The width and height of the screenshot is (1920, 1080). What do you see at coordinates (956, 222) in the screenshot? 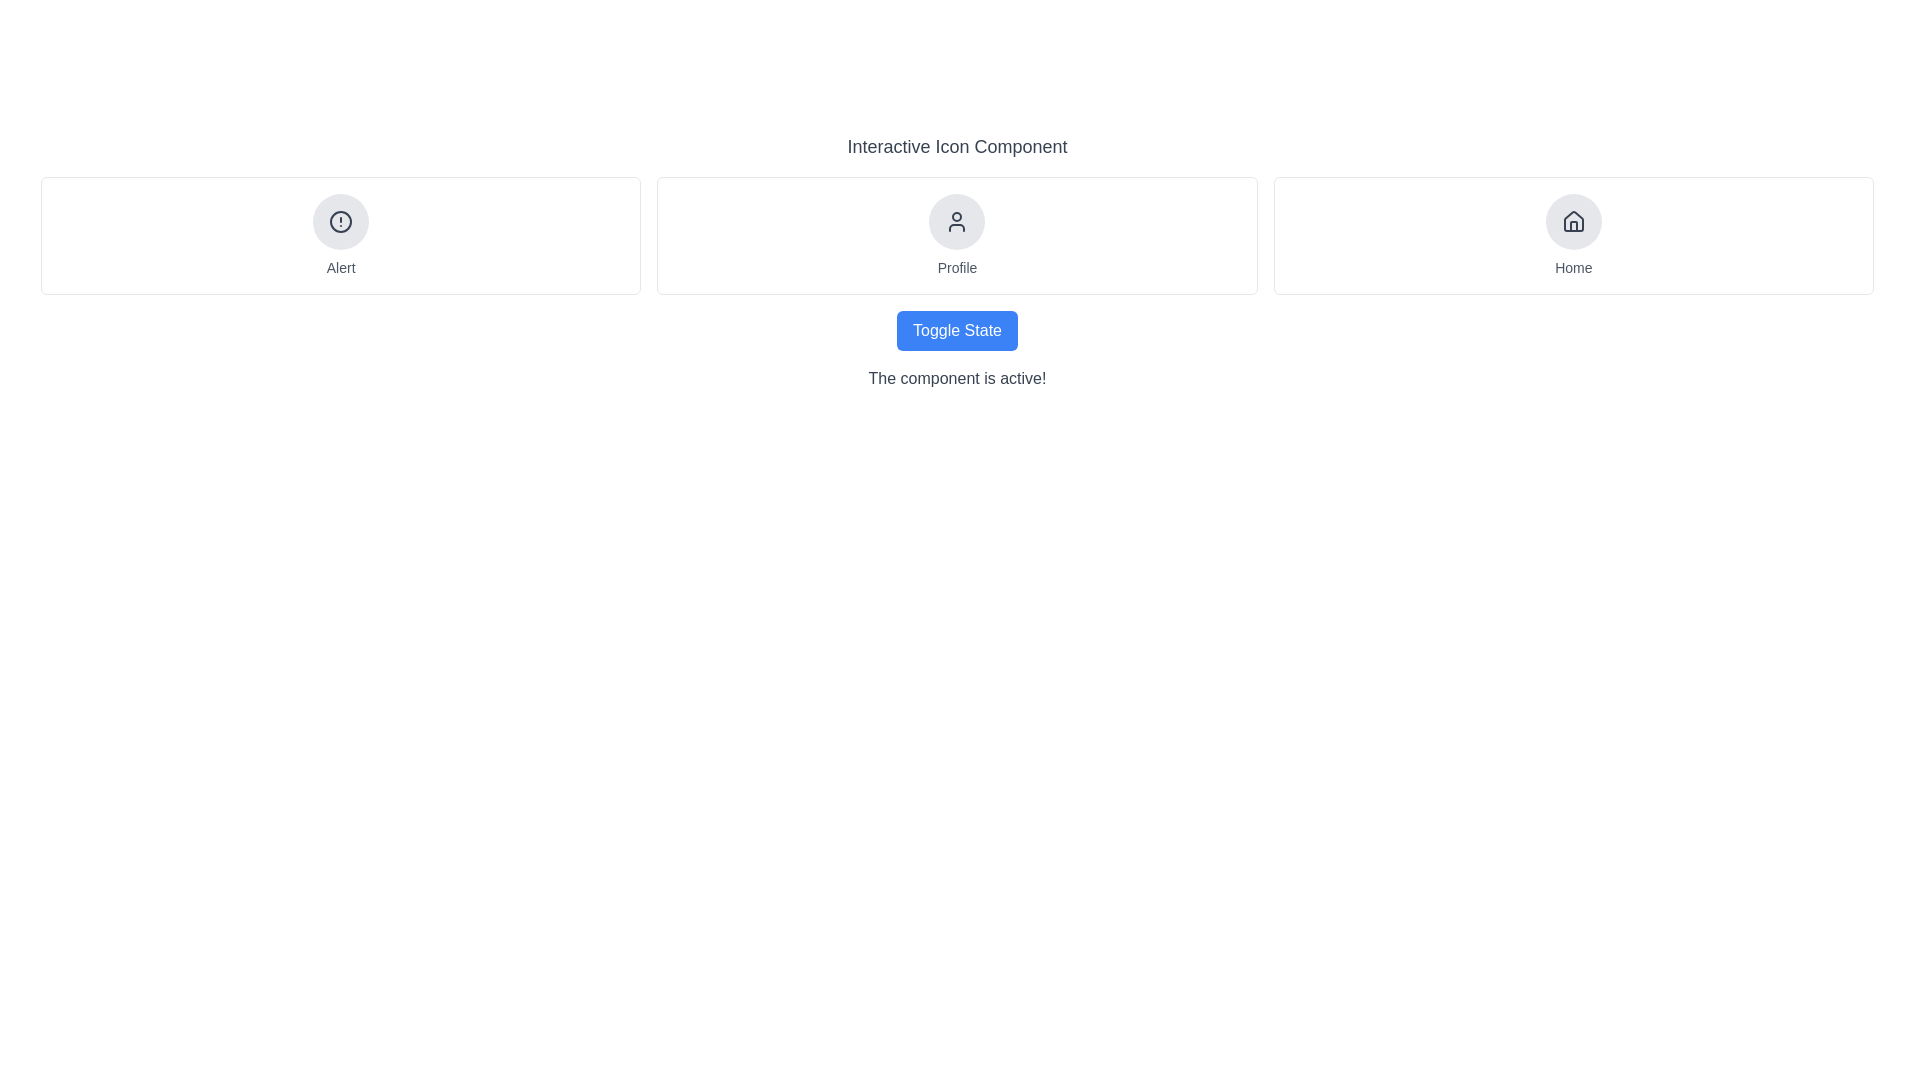
I see `the circular profile icon with a light gray background and dark gray outline, located under the 'Profile' label between 'Alert' and 'Home'` at bounding box center [956, 222].